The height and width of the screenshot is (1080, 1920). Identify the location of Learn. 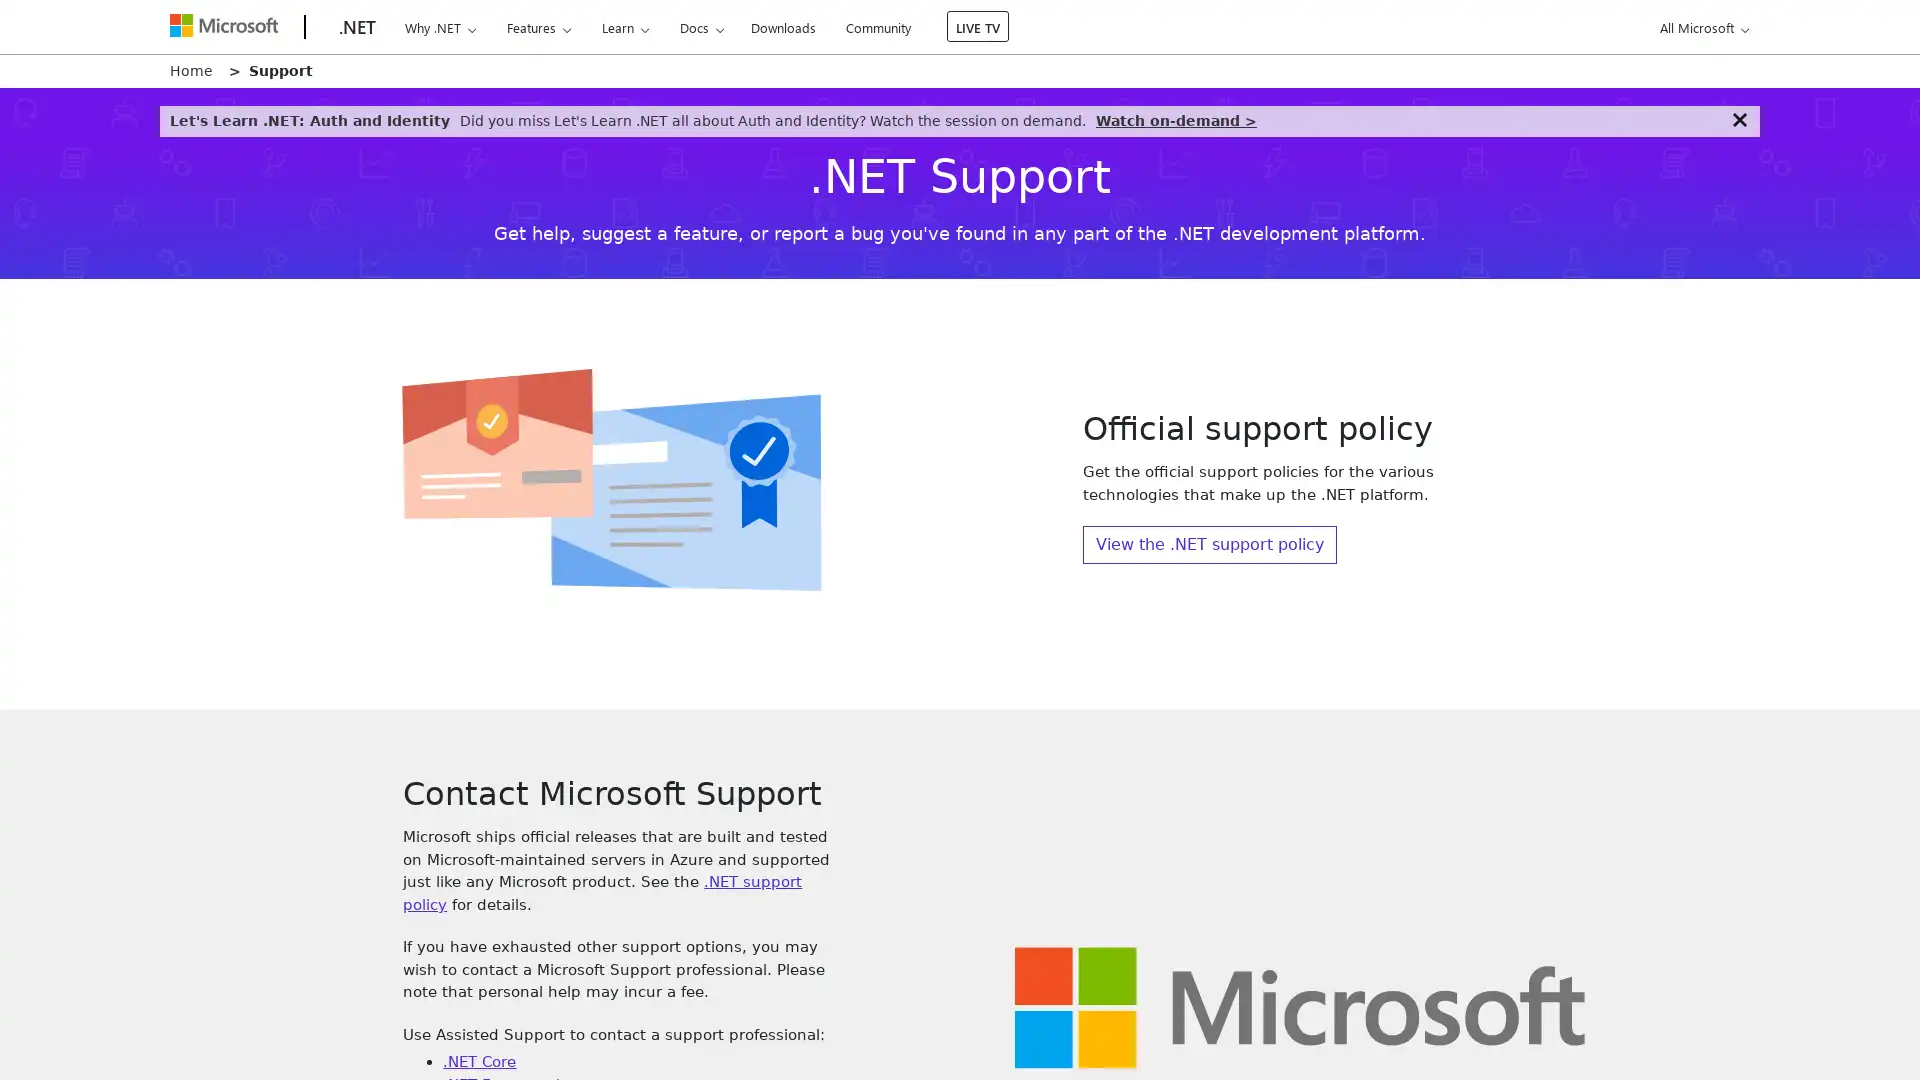
(623, 27).